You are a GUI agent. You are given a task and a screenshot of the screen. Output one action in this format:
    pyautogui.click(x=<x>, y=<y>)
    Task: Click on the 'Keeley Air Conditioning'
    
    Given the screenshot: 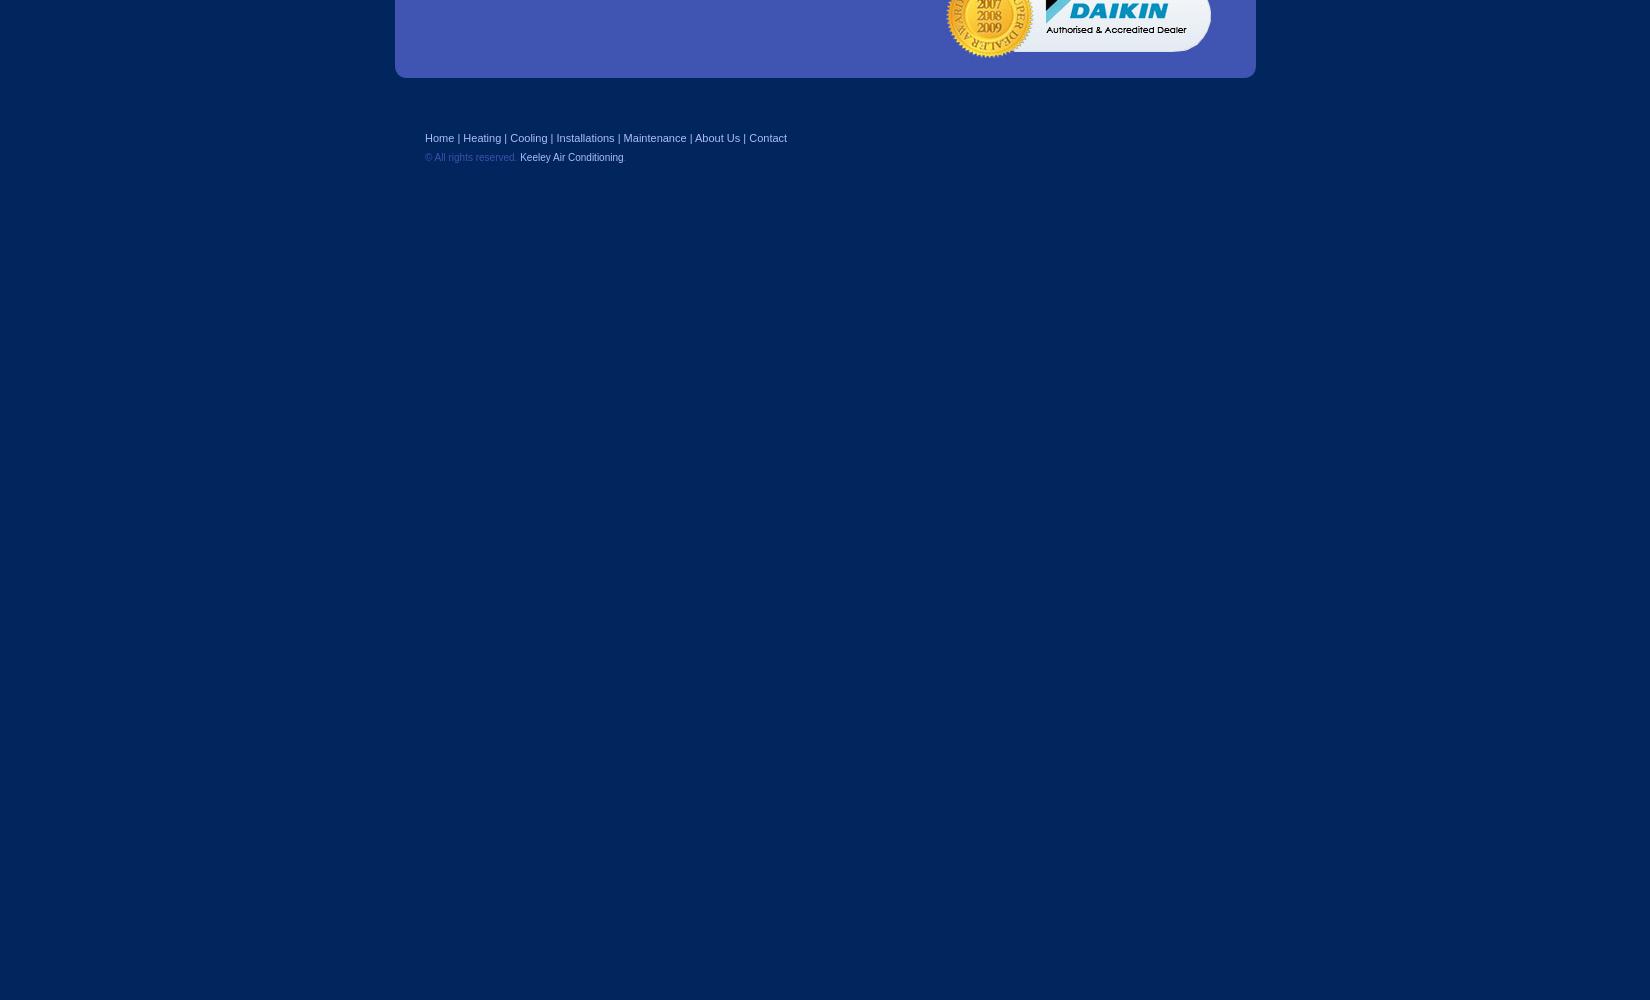 What is the action you would take?
    pyautogui.click(x=570, y=157)
    